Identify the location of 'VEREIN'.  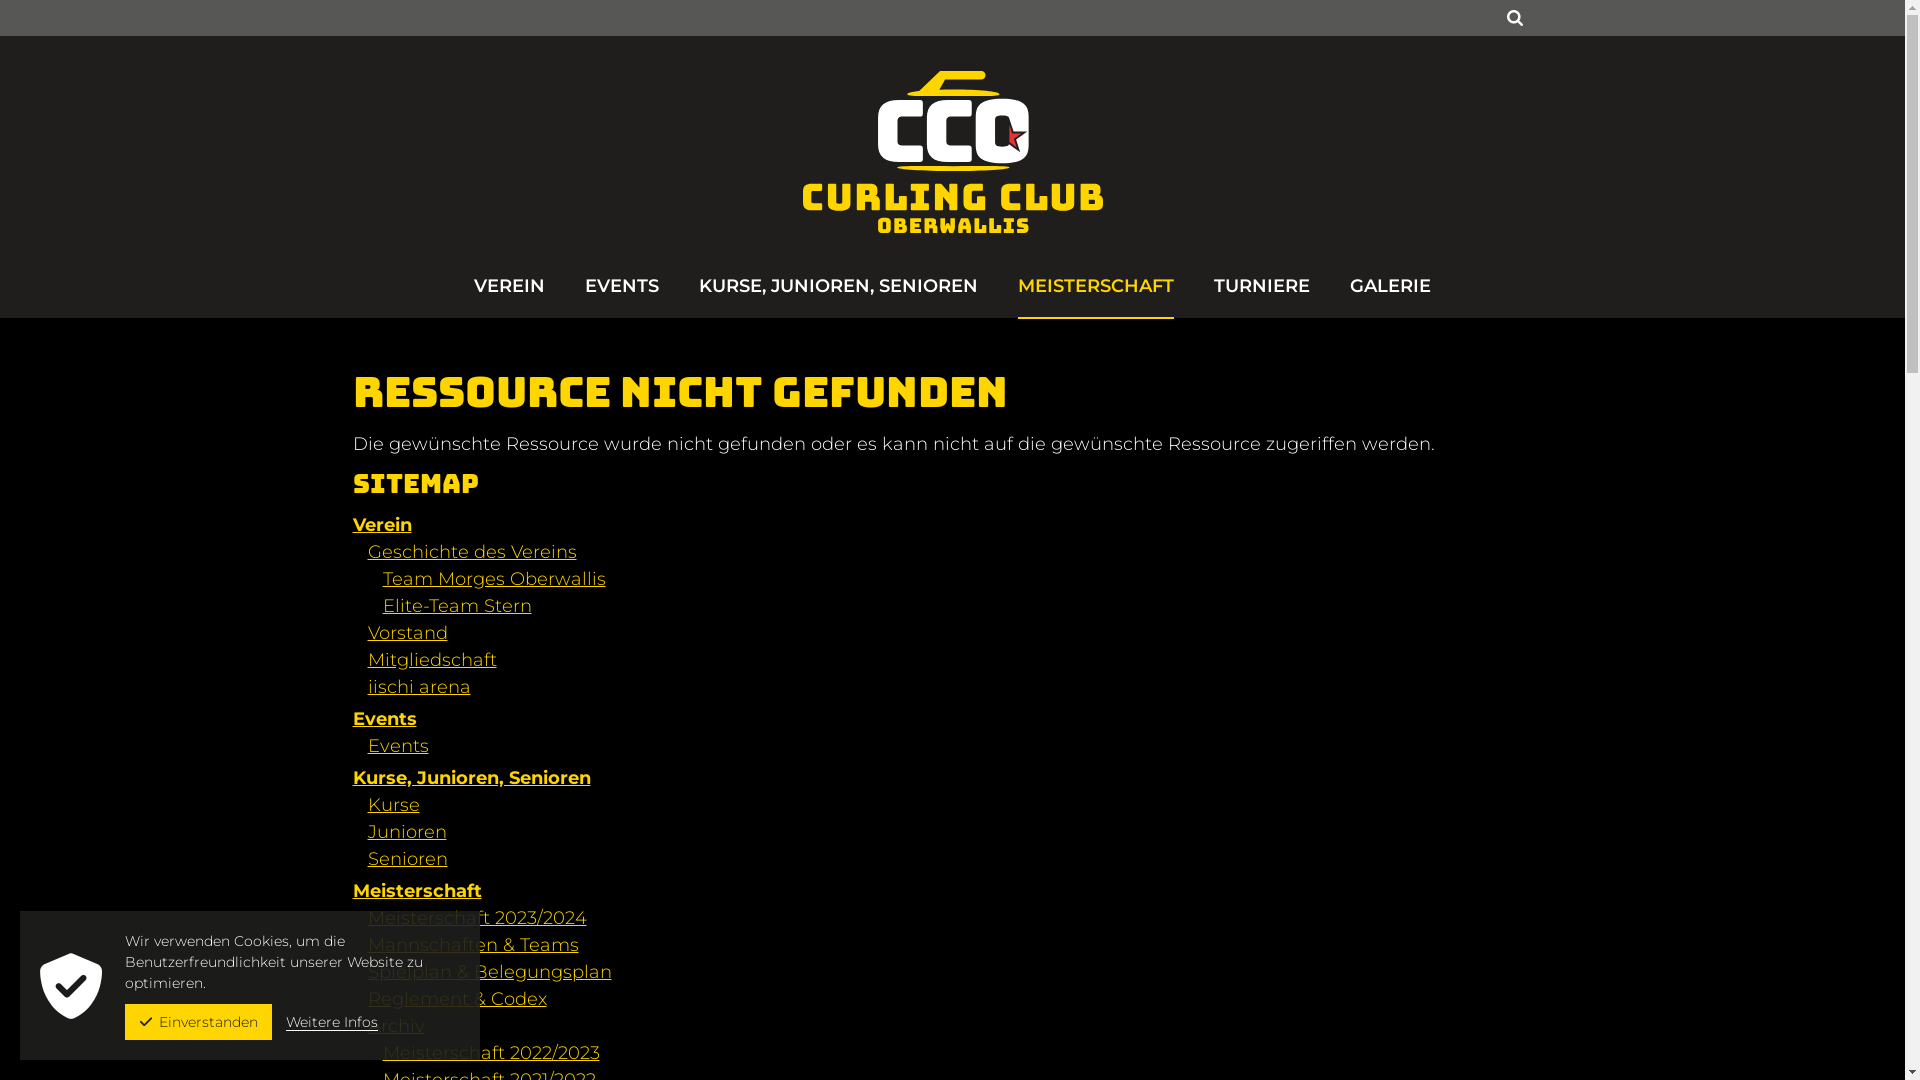
(509, 296).